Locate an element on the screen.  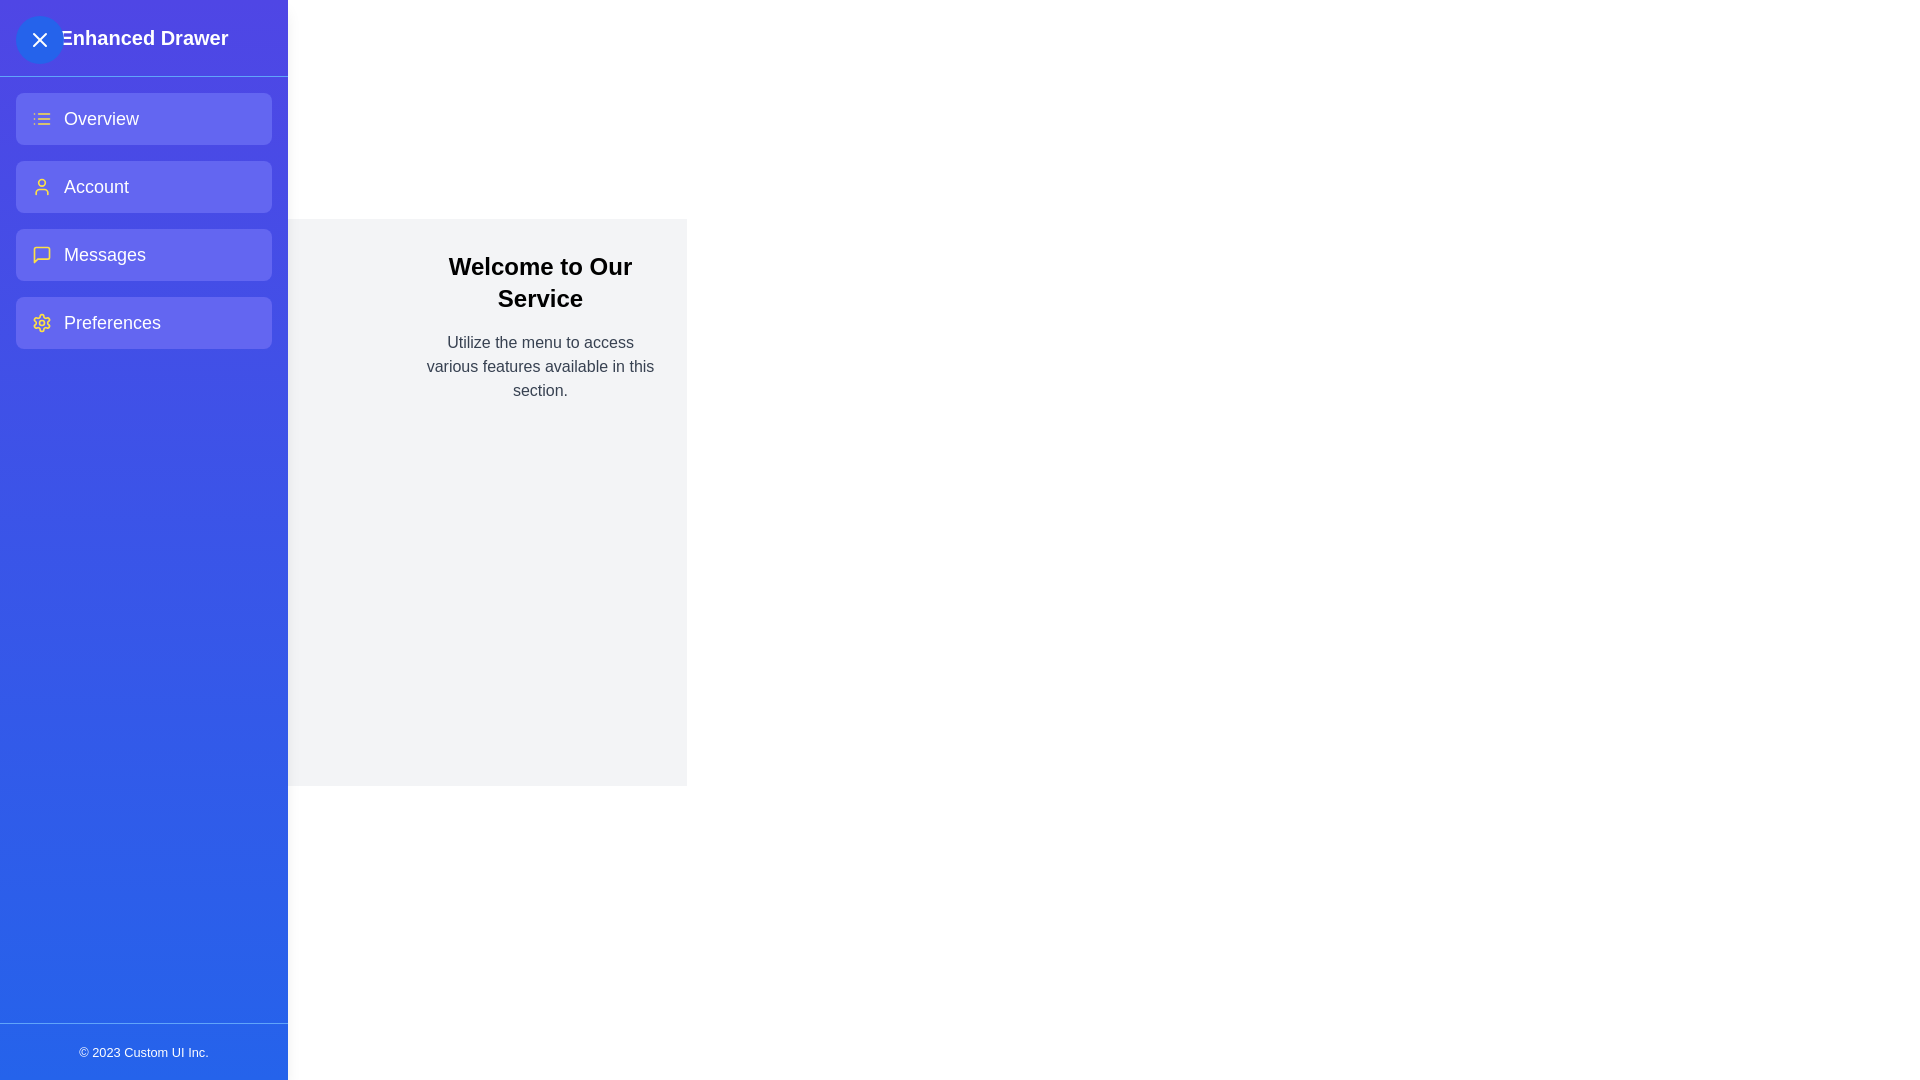
the Close Icon (small 'X' icon on a blue circular background) is located at coordinates (39, 39).